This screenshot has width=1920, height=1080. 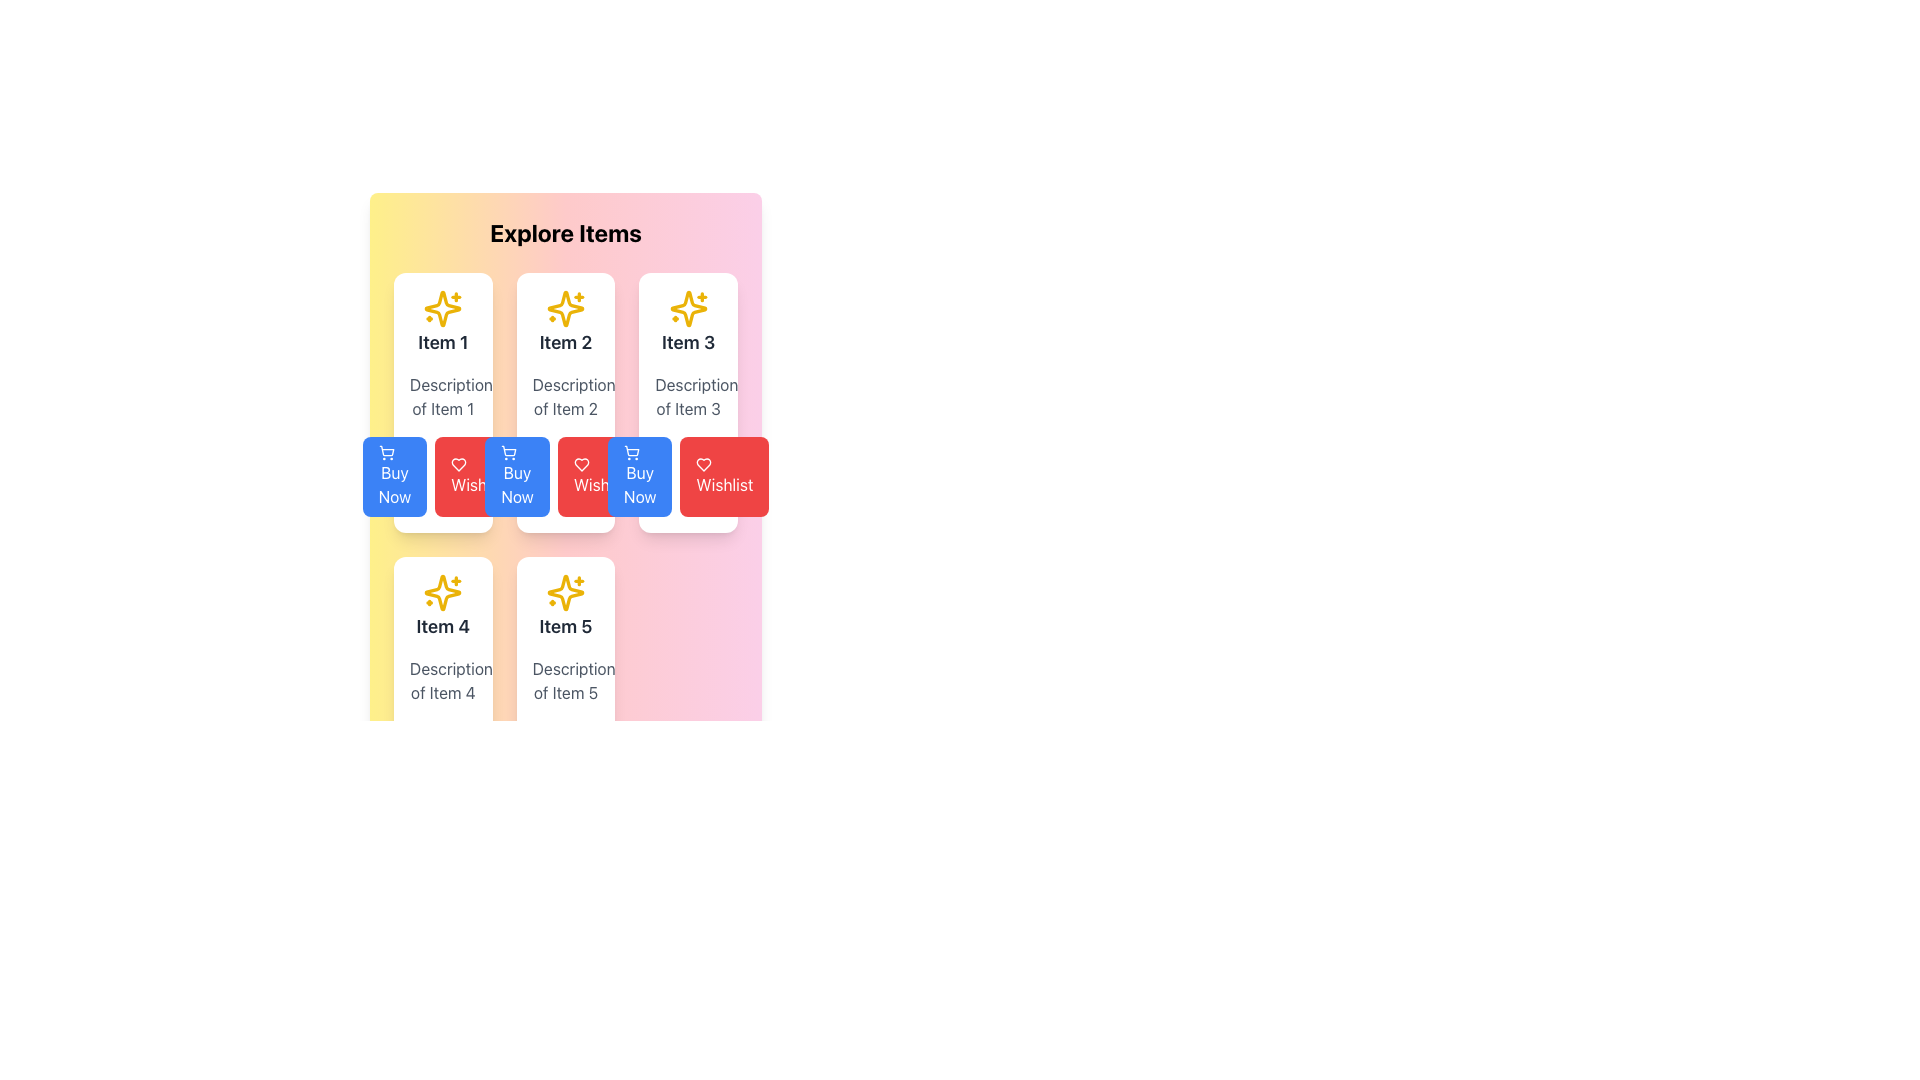 I want to click on the shopping cart icon located to the left of the 'Buy Now' button in the grid layout, so click(x=386, y=452).